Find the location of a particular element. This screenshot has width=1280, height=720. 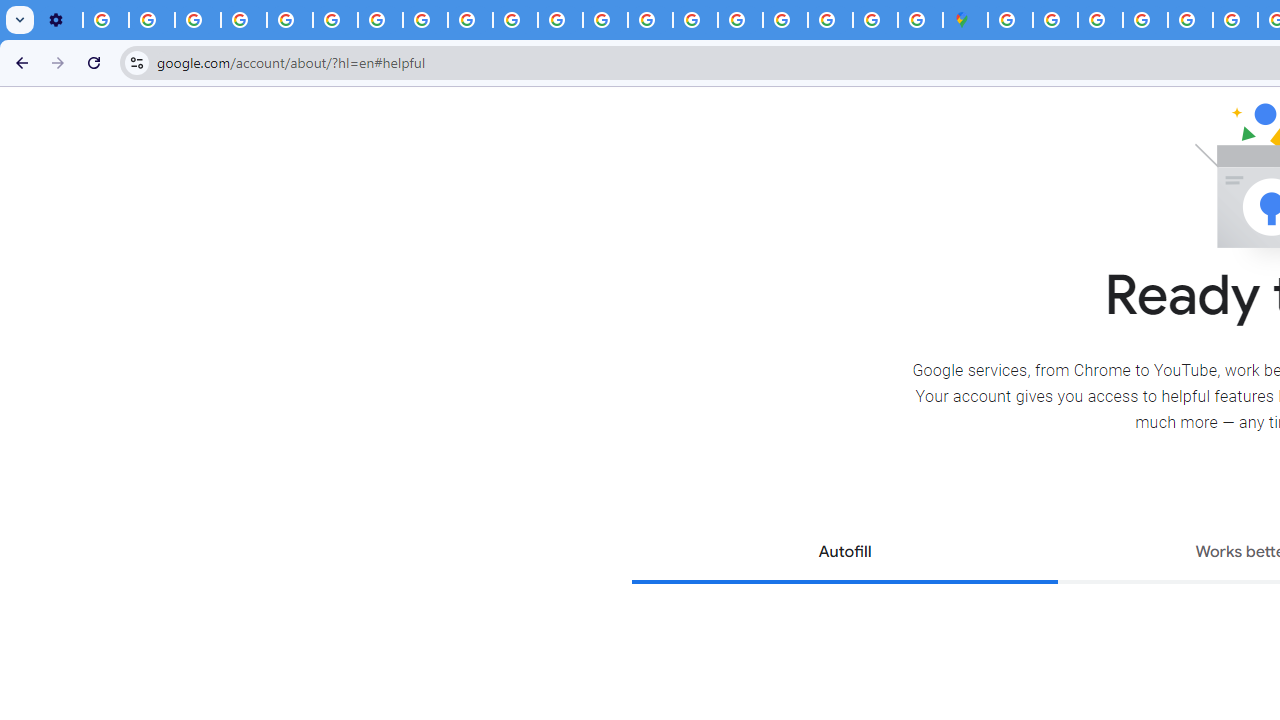

'Google Maps' is located at coordinates (965, 20).